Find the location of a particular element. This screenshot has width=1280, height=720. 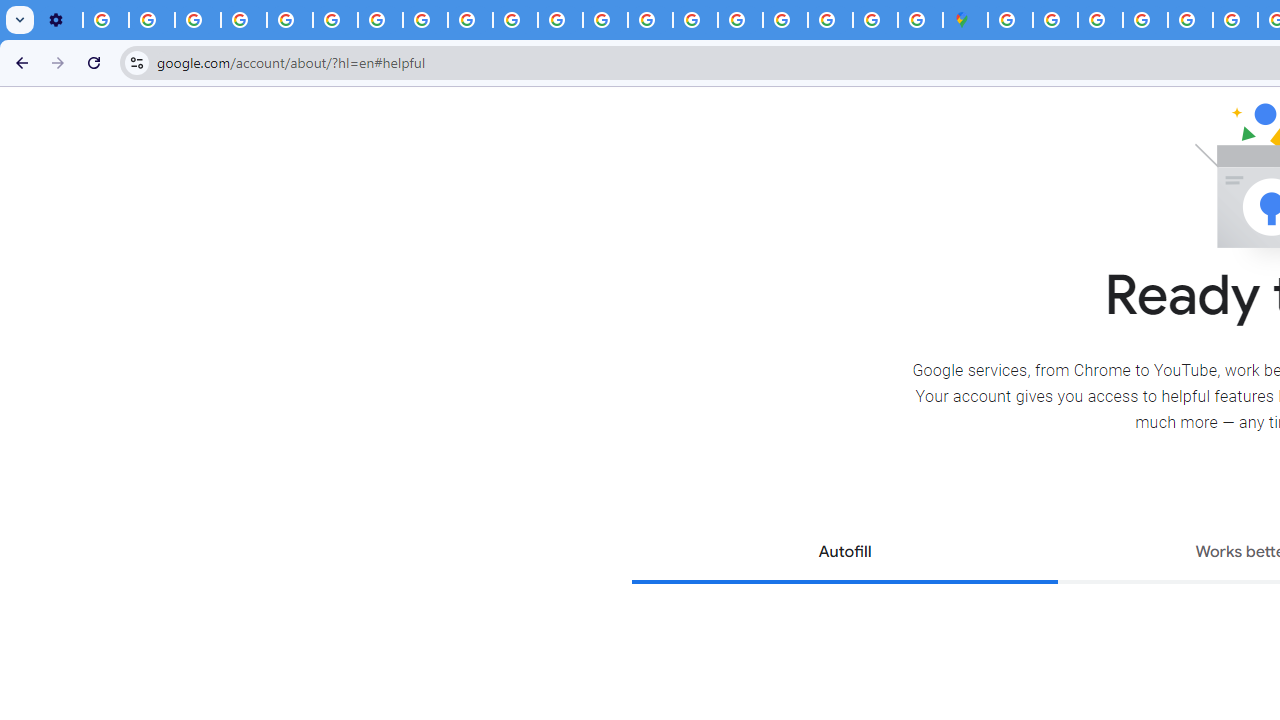

'Google Maps' is located at coordinates (965, 20).